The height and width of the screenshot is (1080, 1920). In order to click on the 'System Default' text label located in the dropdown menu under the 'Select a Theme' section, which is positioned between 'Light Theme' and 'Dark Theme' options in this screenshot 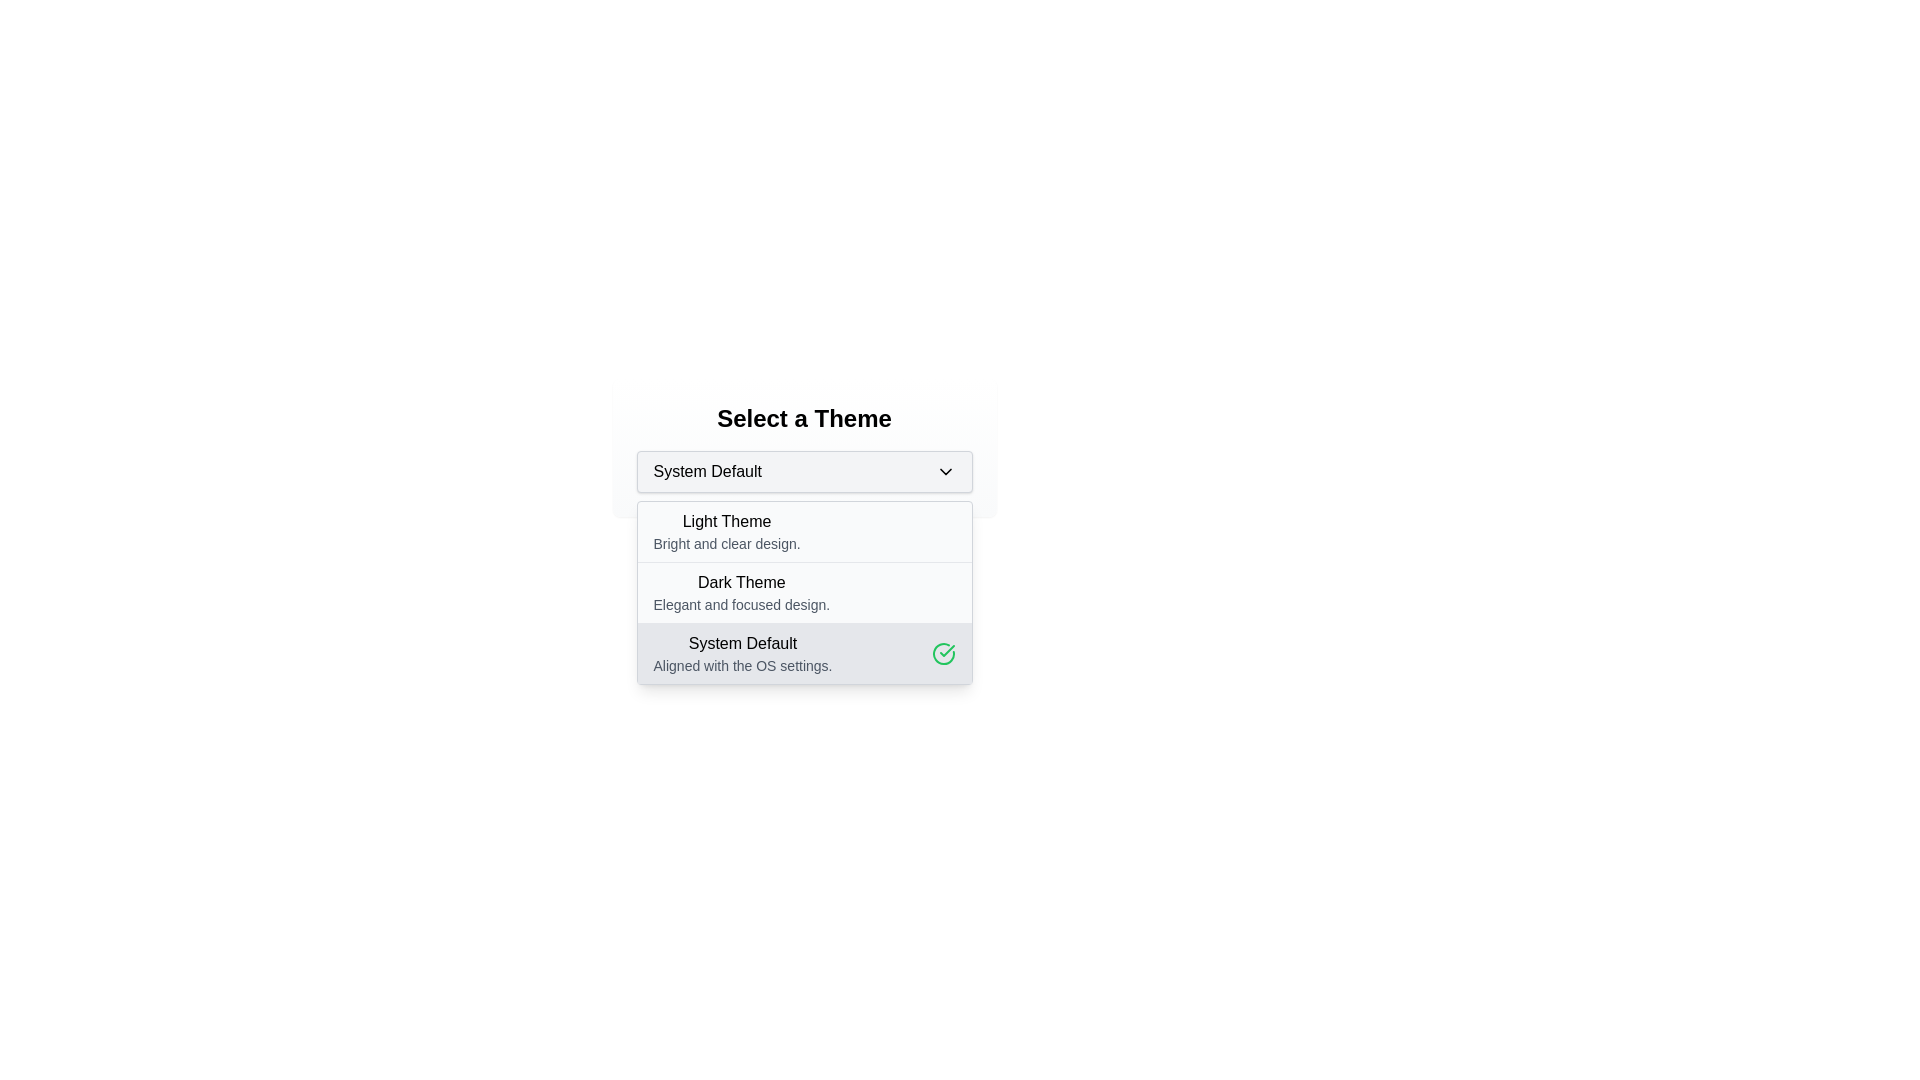, I will do `click(742, 644)`.